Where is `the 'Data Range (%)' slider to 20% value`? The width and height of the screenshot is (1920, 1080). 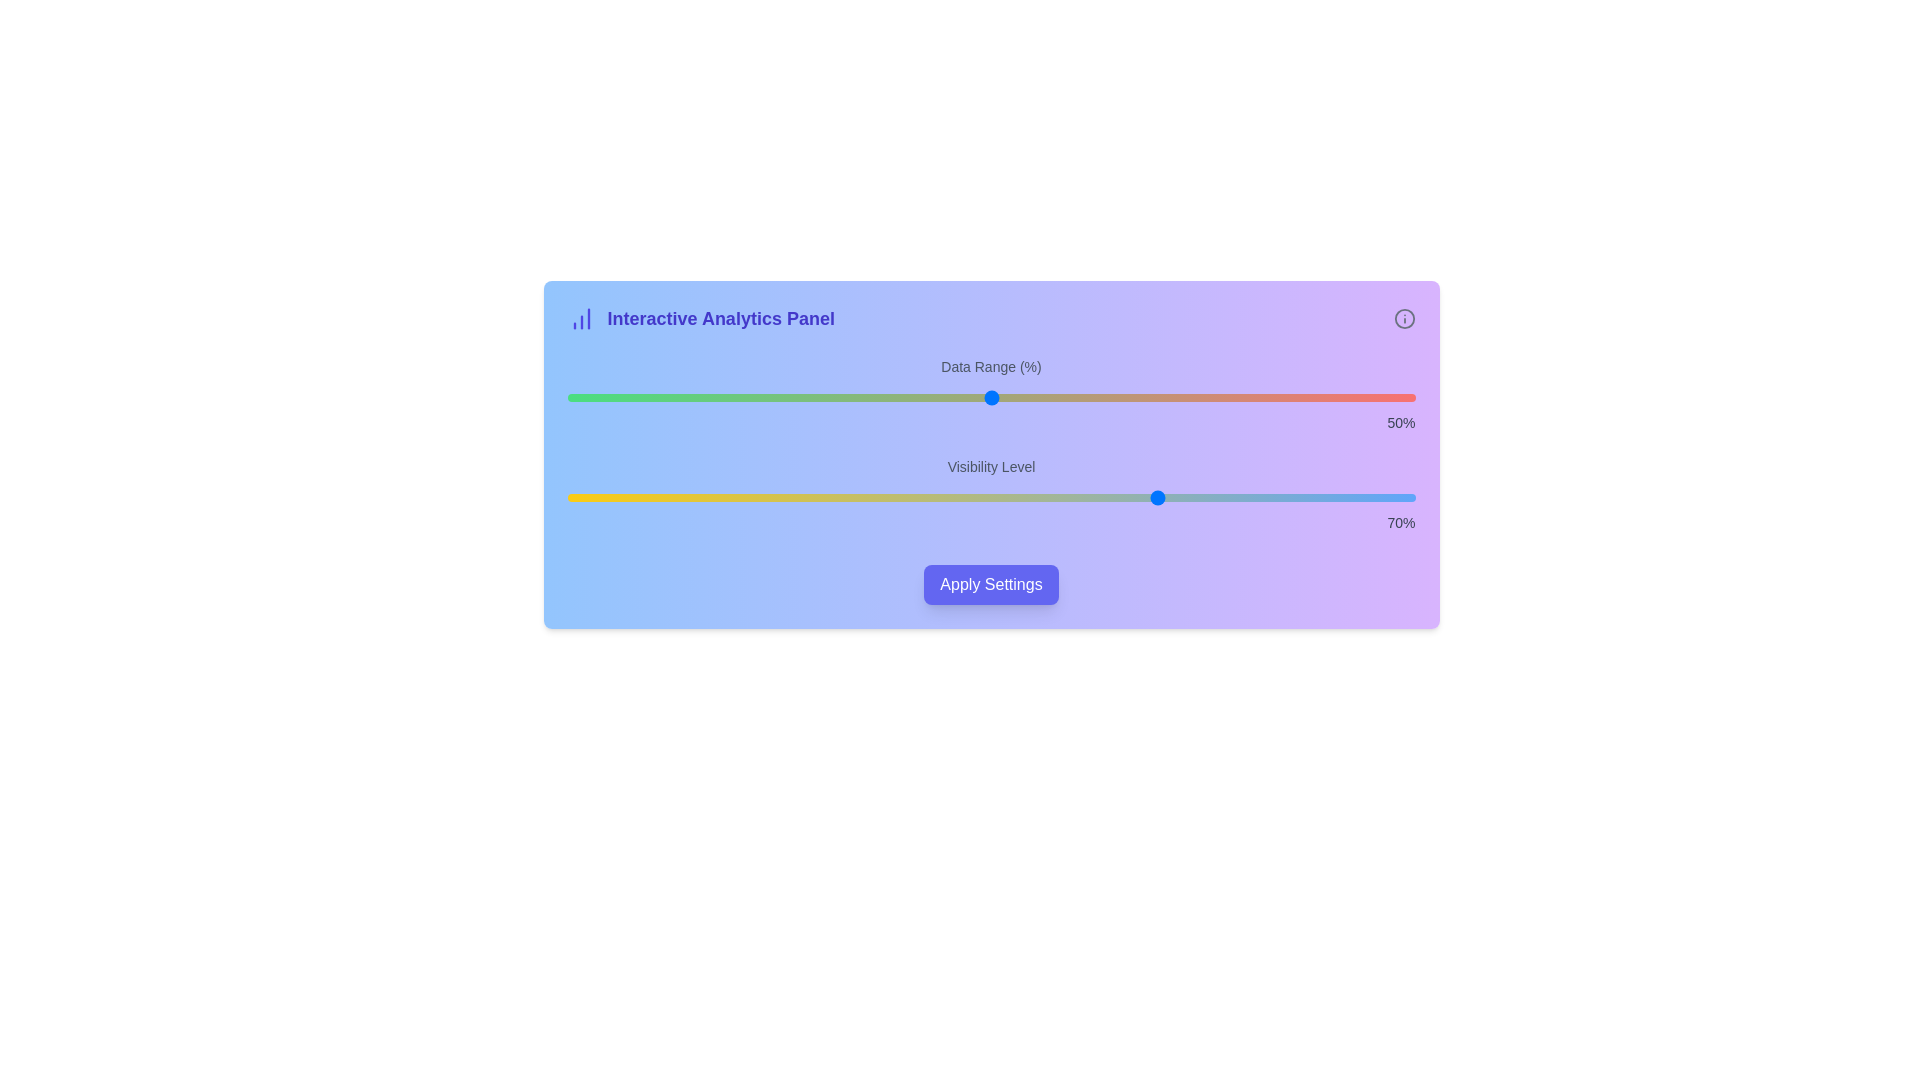 the 'Data Range (%)' slider to 20% value is located at coordinates (736, 397).